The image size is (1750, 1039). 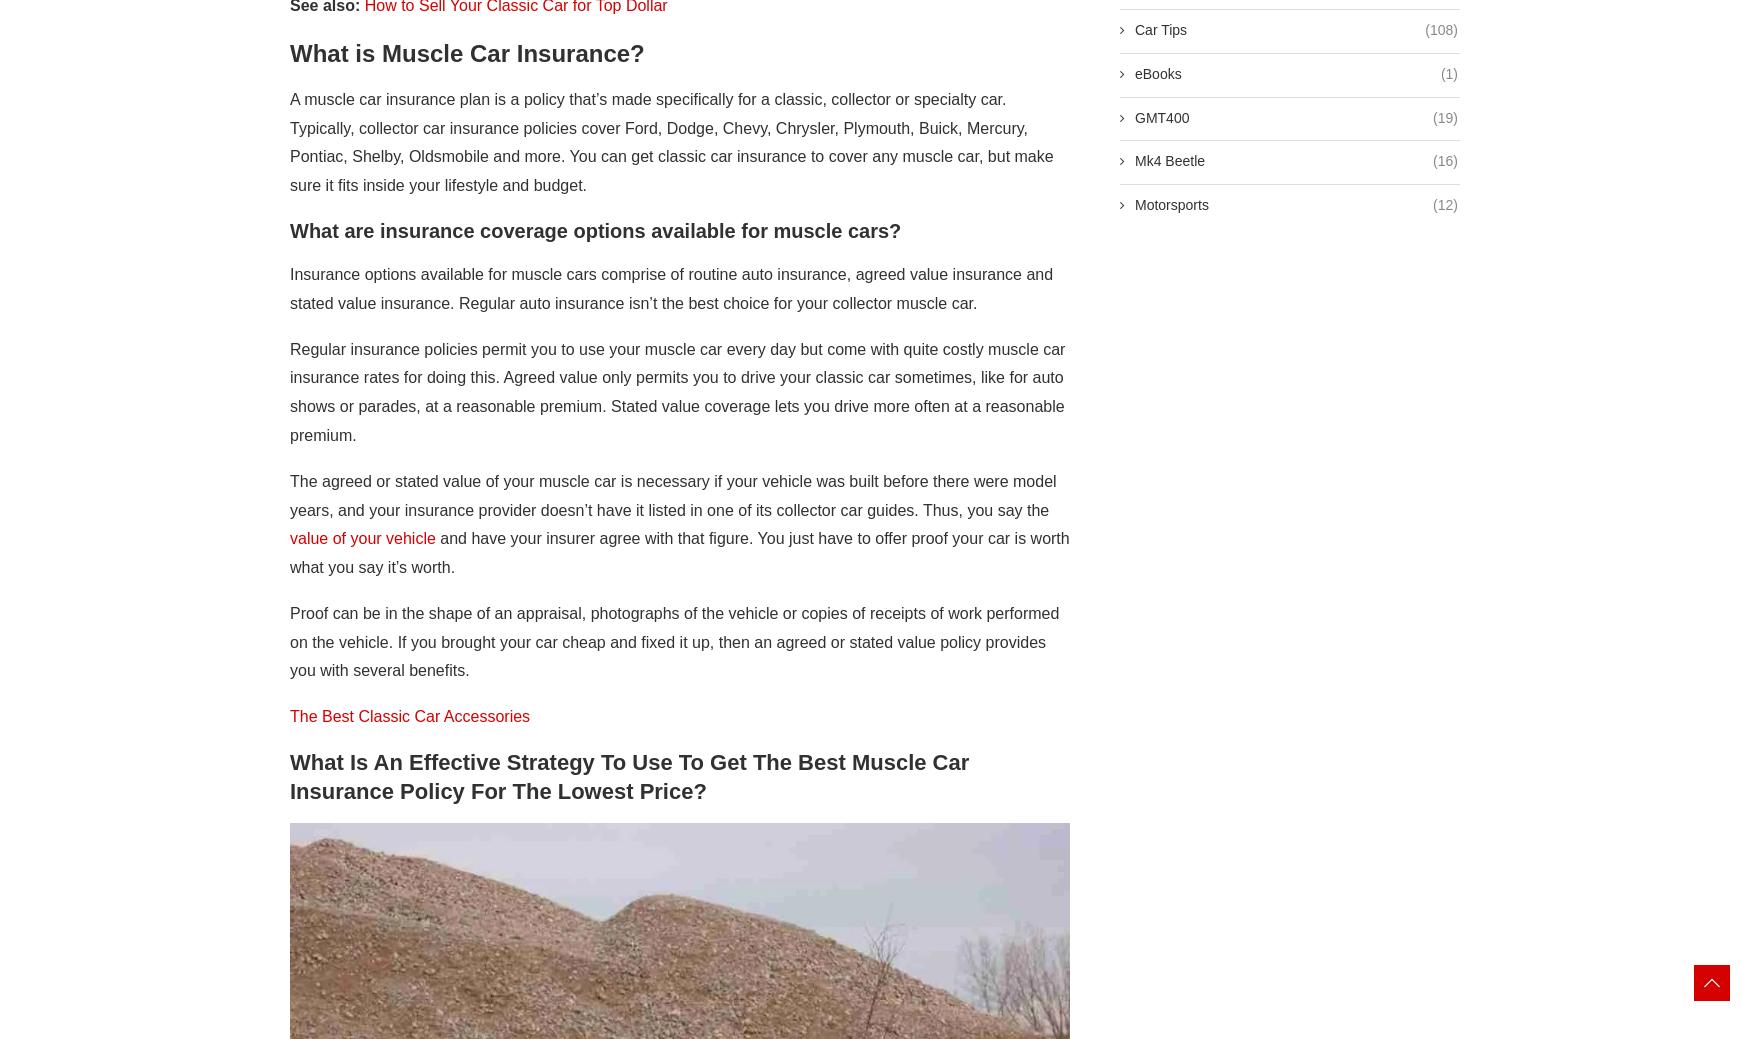 I want to click on '(19)', so click(x=1445, y=115).